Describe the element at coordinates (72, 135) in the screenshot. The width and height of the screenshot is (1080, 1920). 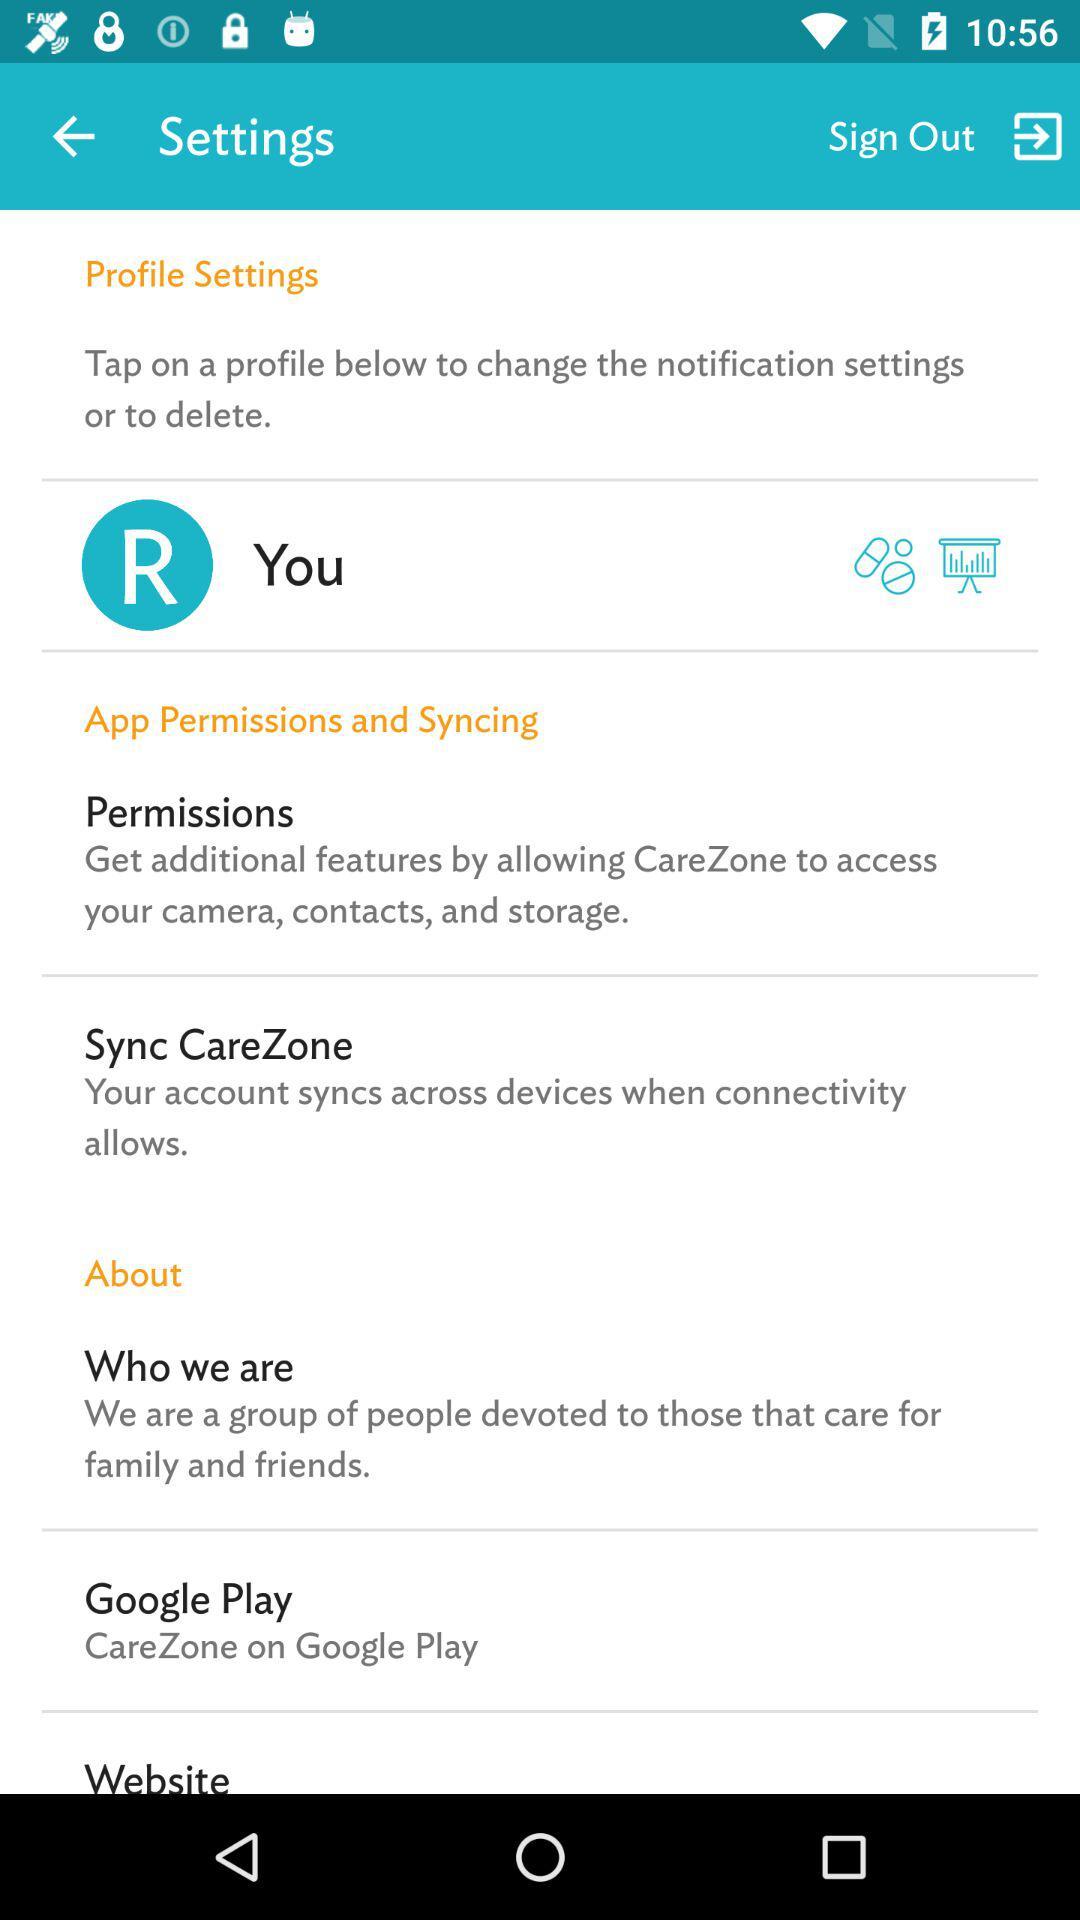
I see `app next to settings app` at that location.